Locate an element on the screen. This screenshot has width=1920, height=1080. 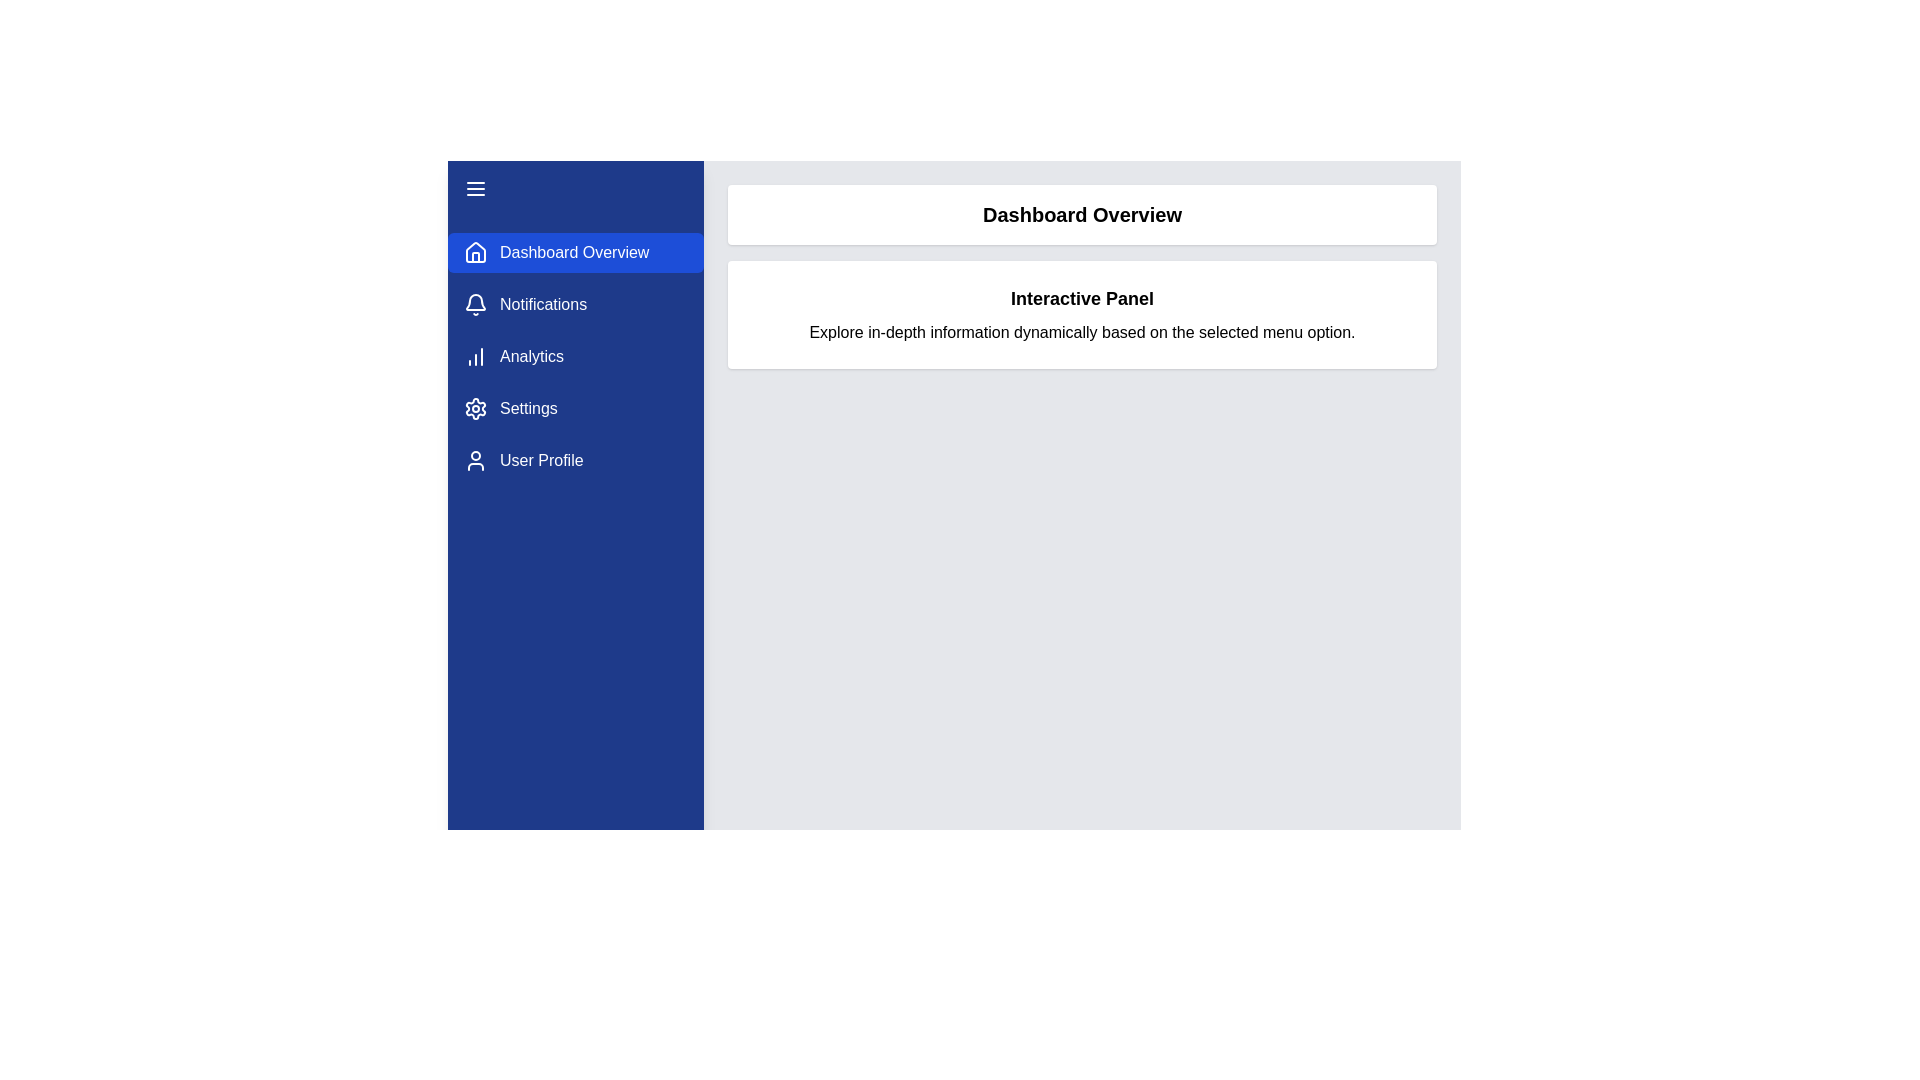
the 'Notifications' text label in the navigation sidebar is located at coordinates (543, 304).